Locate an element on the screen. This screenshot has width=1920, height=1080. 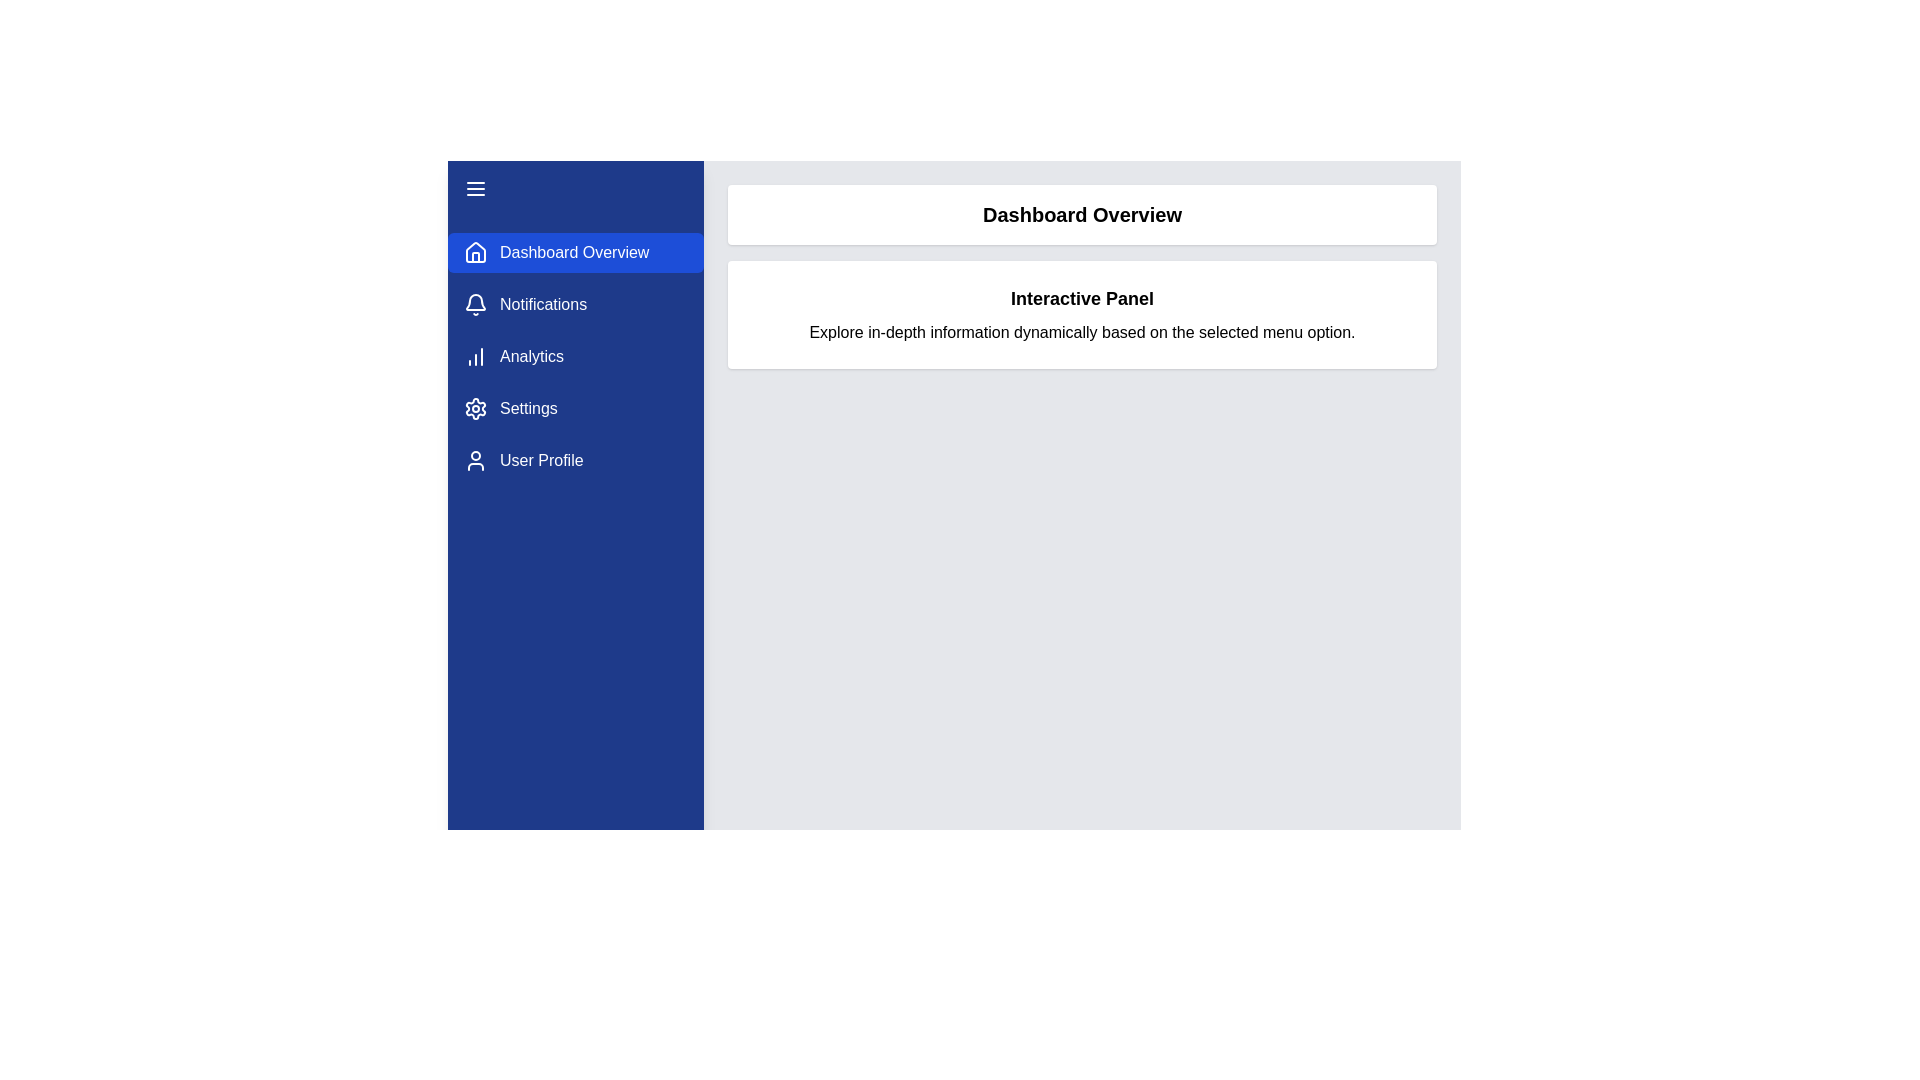
the 'Notifications' text label in the navigation sidebar is located at coordinates (543, 304).